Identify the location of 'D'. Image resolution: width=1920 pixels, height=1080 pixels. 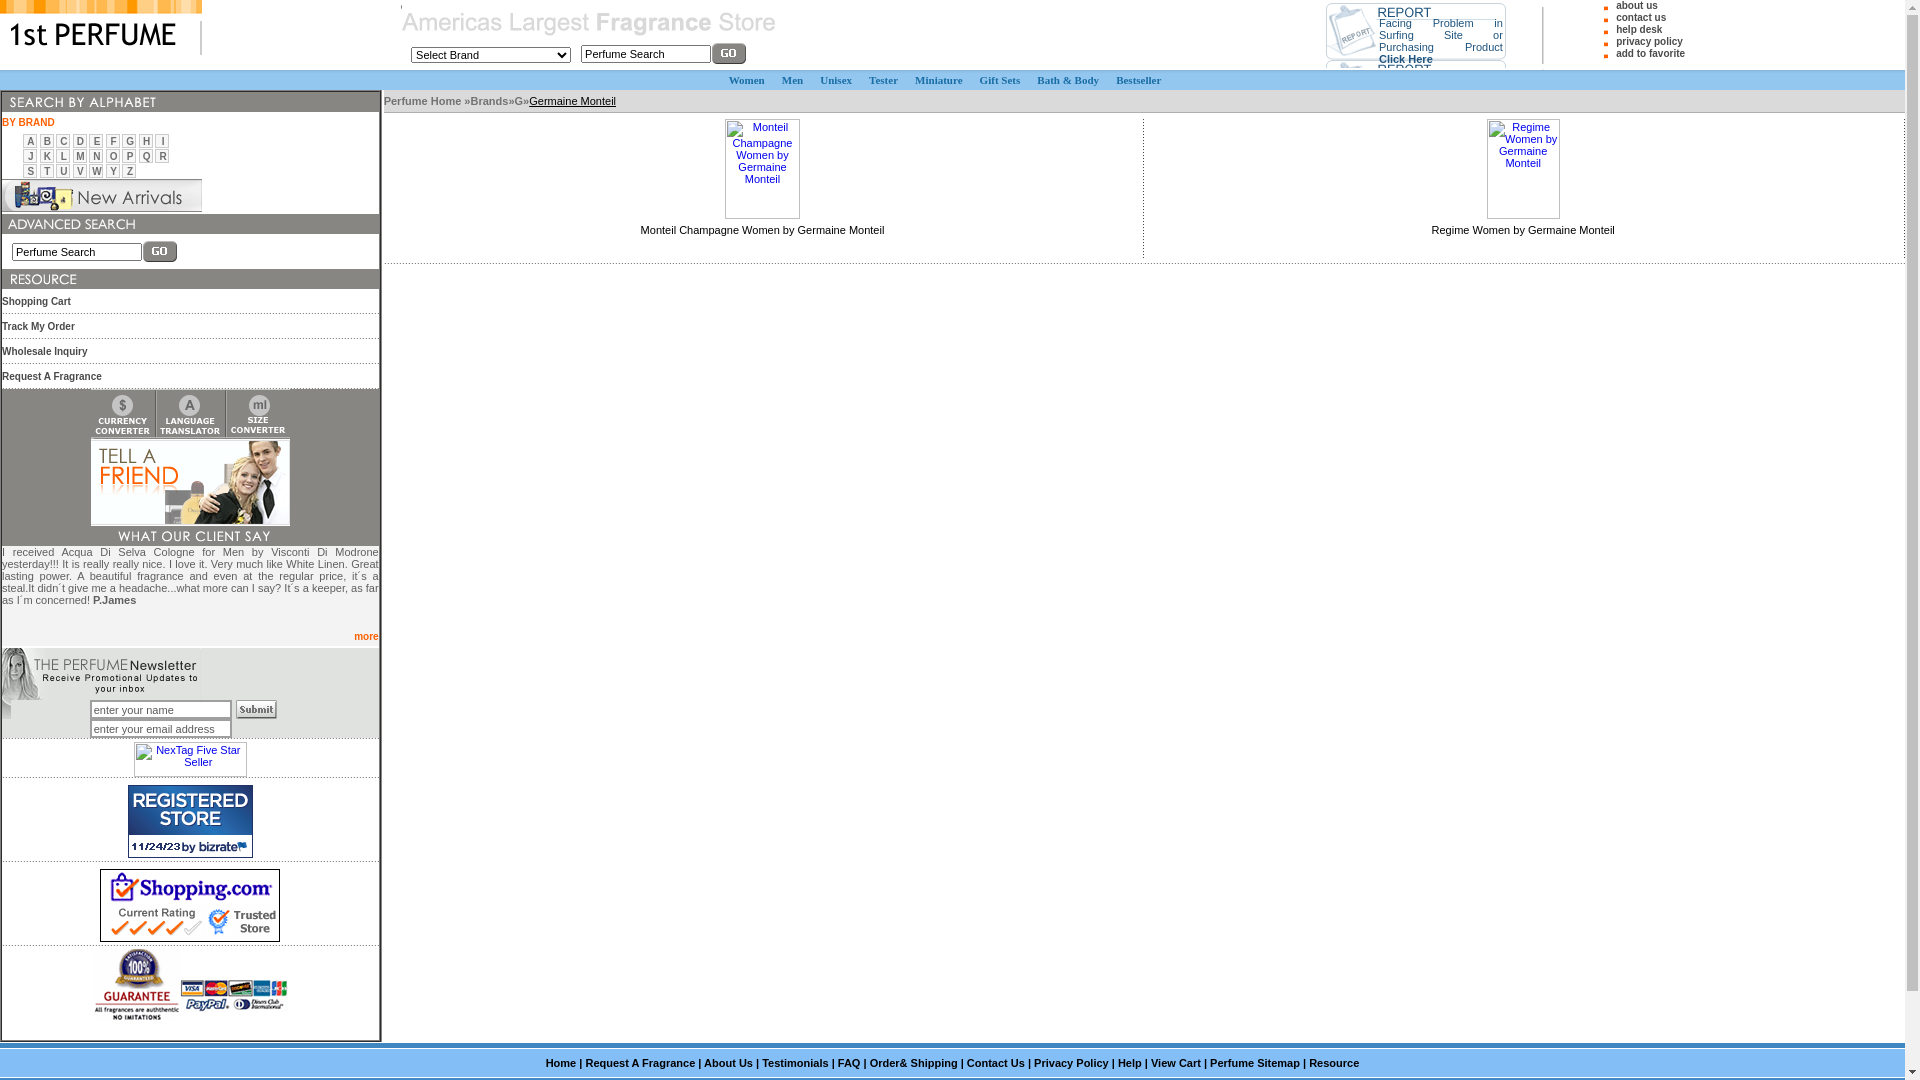
(80, 140).